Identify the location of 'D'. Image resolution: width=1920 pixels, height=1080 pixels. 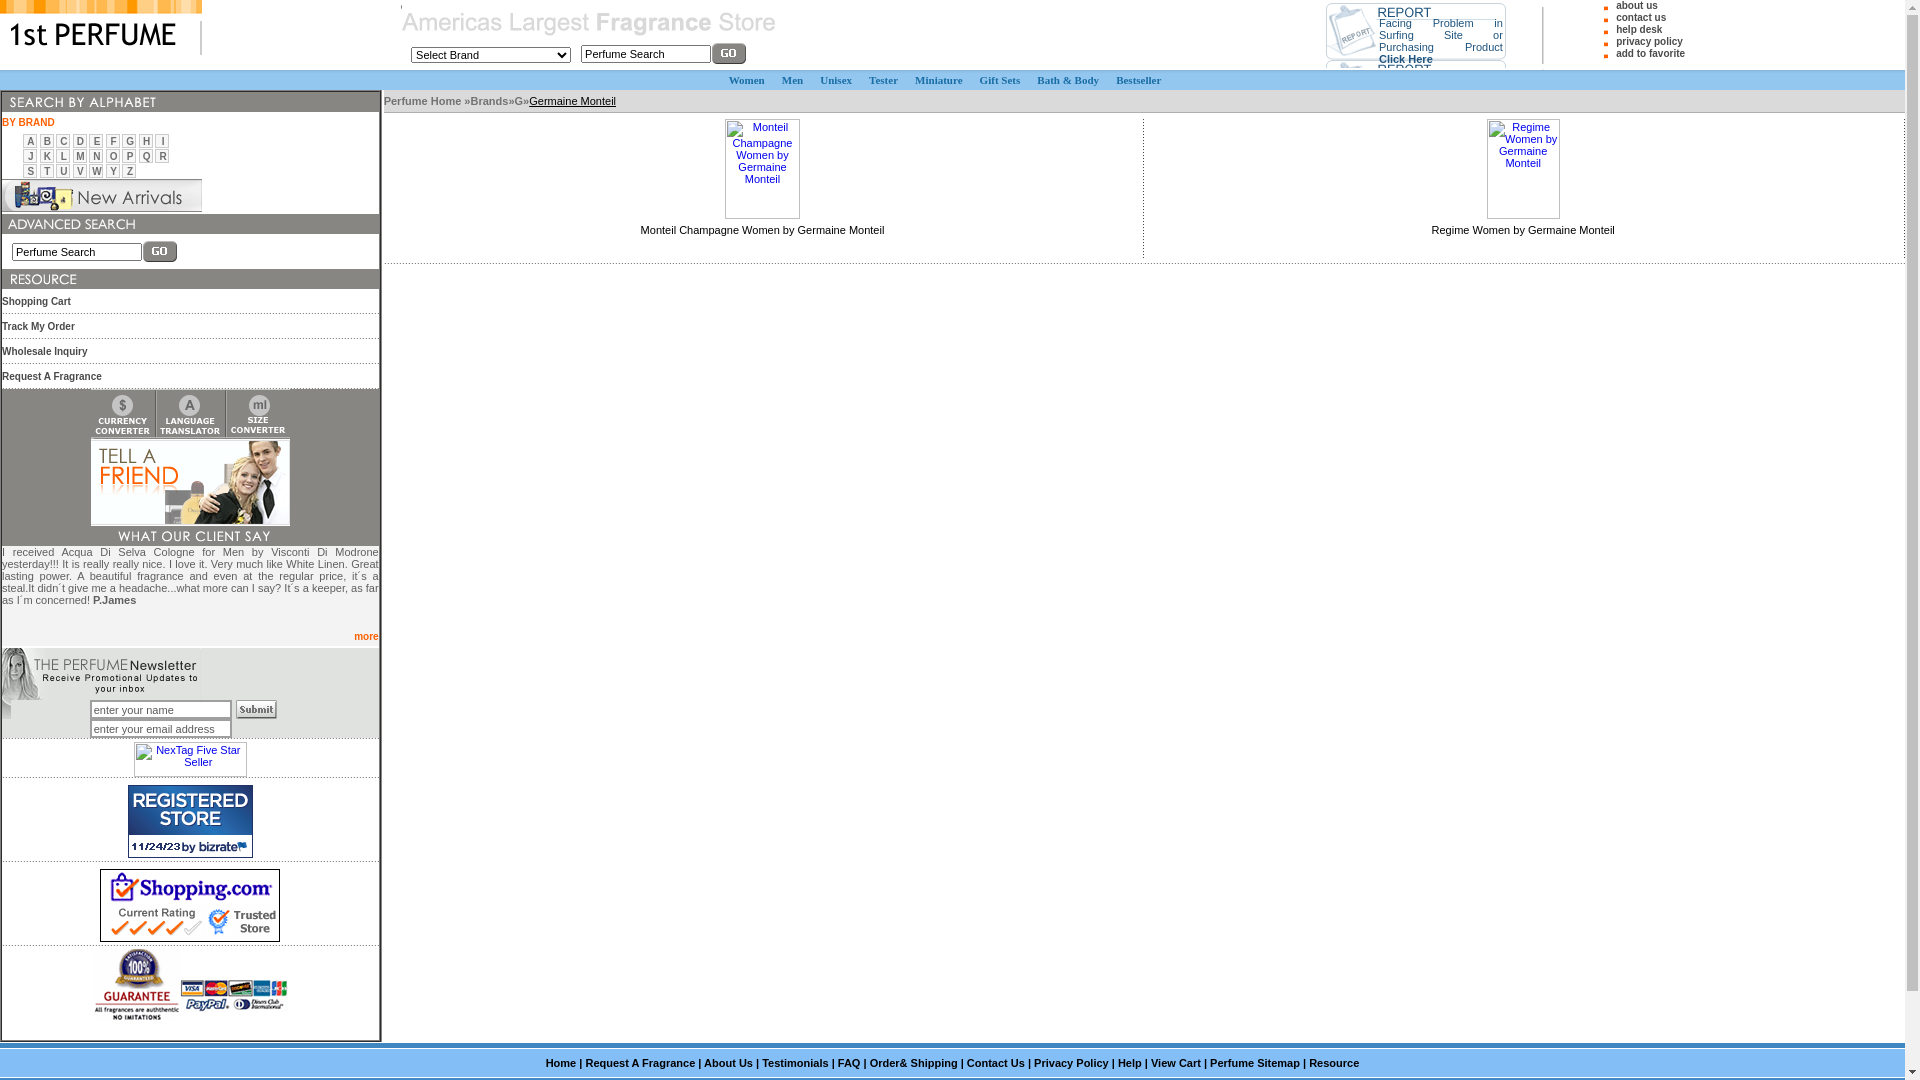
(80, 140).